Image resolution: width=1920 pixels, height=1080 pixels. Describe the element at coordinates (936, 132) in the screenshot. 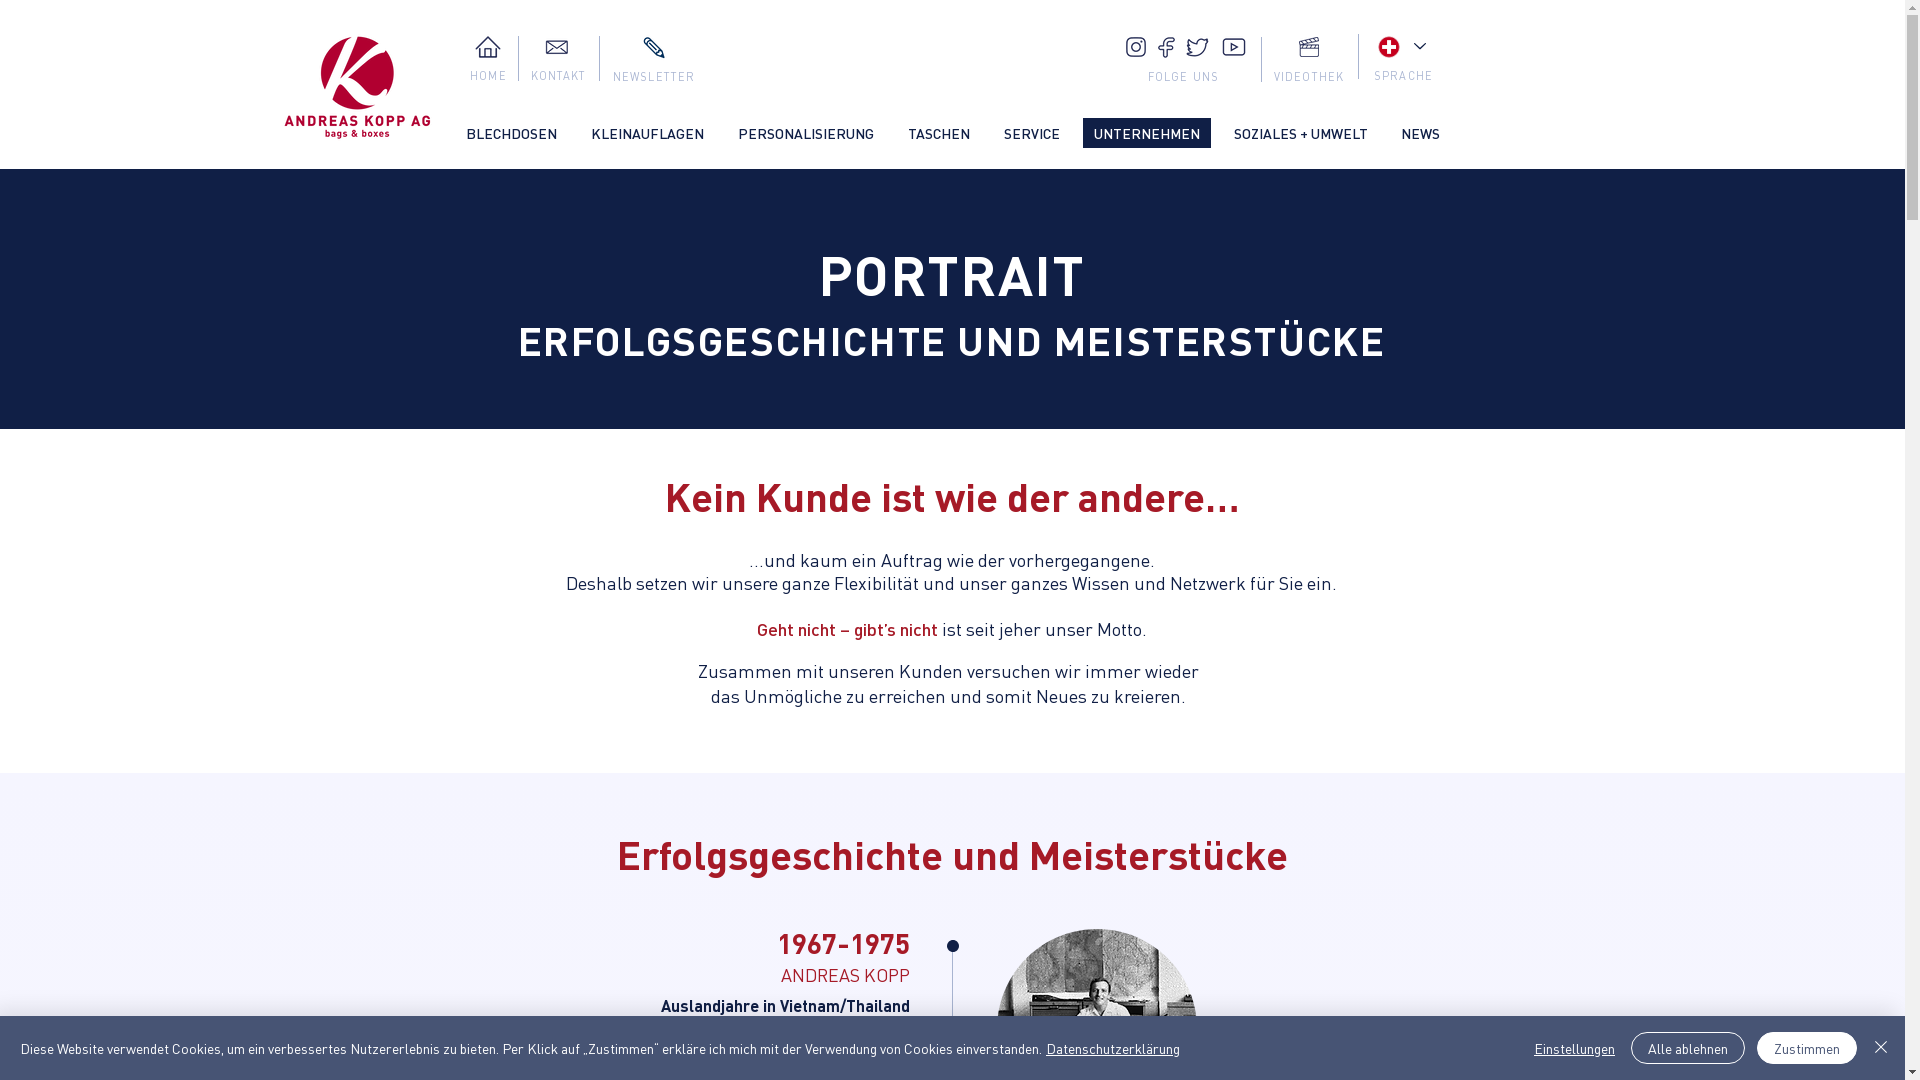

I see `'TASCHEN'` at that location.